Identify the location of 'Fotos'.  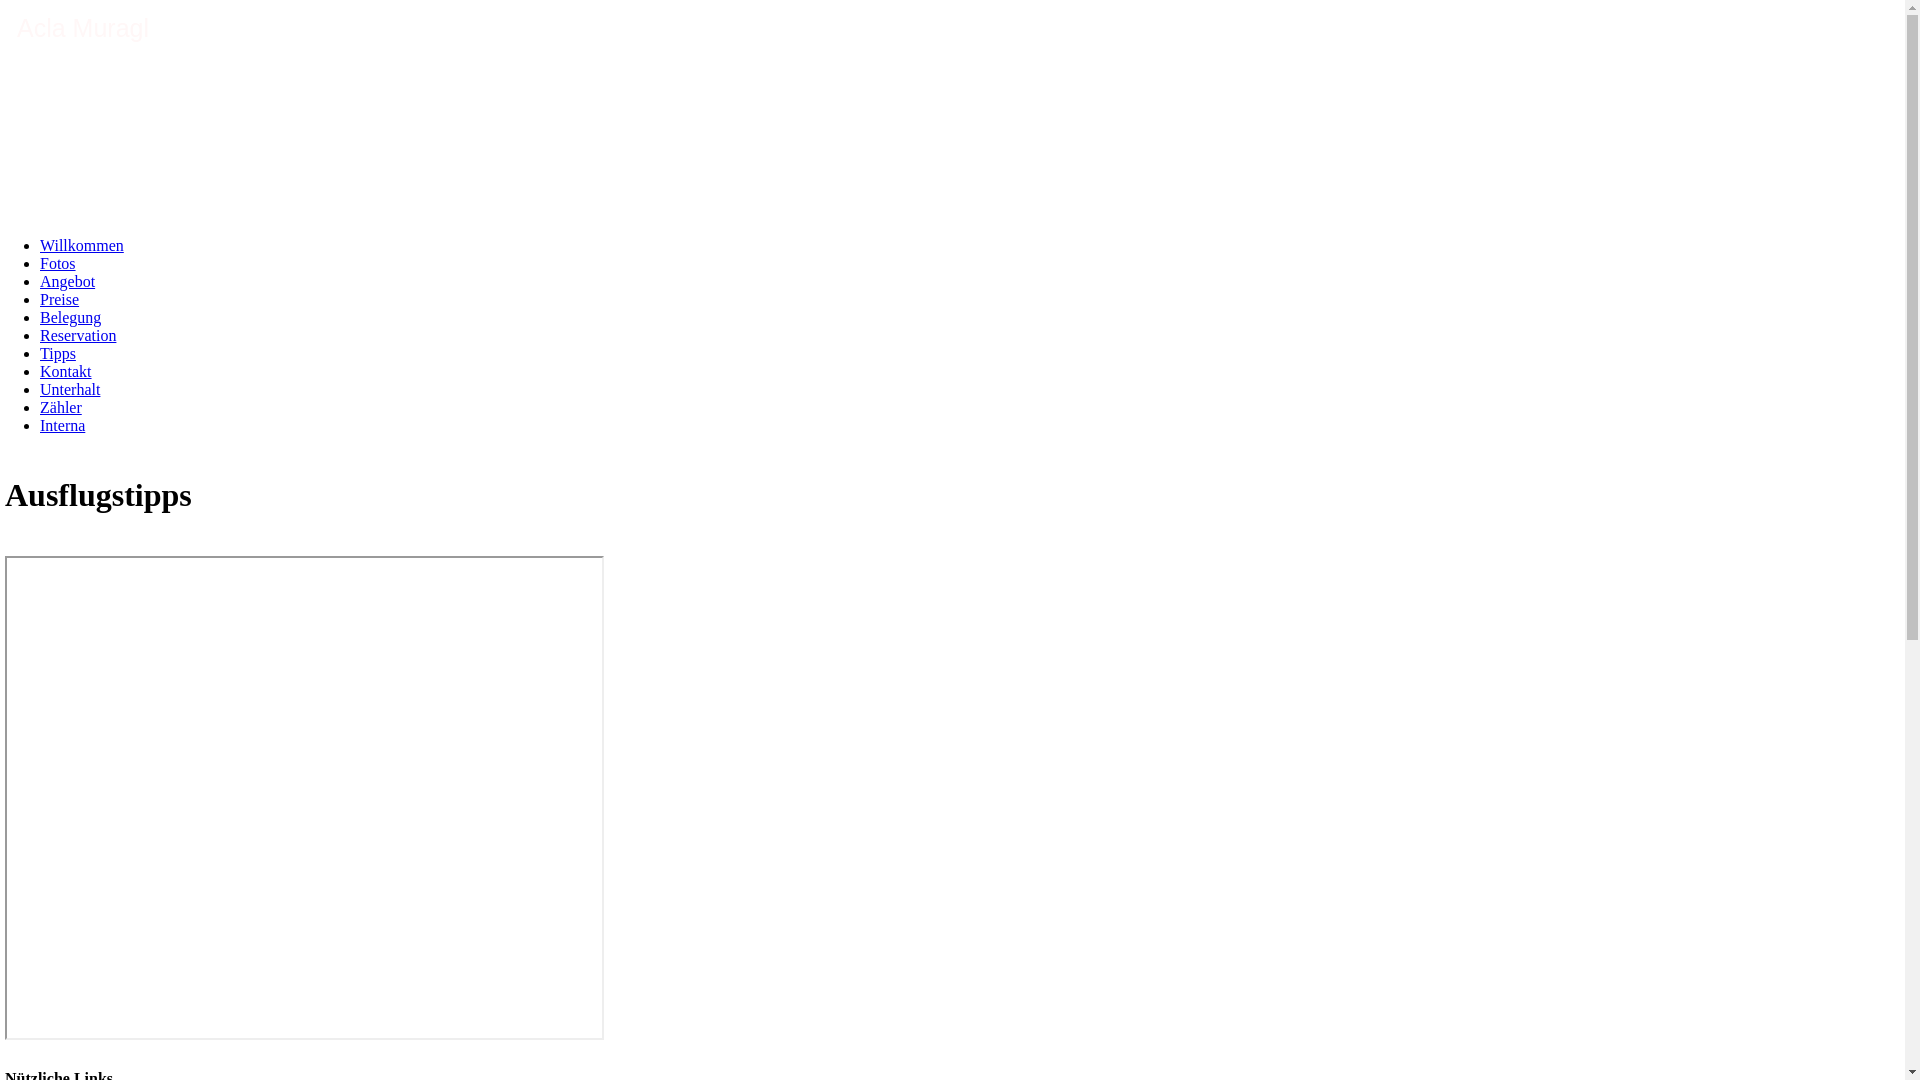
(57, 262).